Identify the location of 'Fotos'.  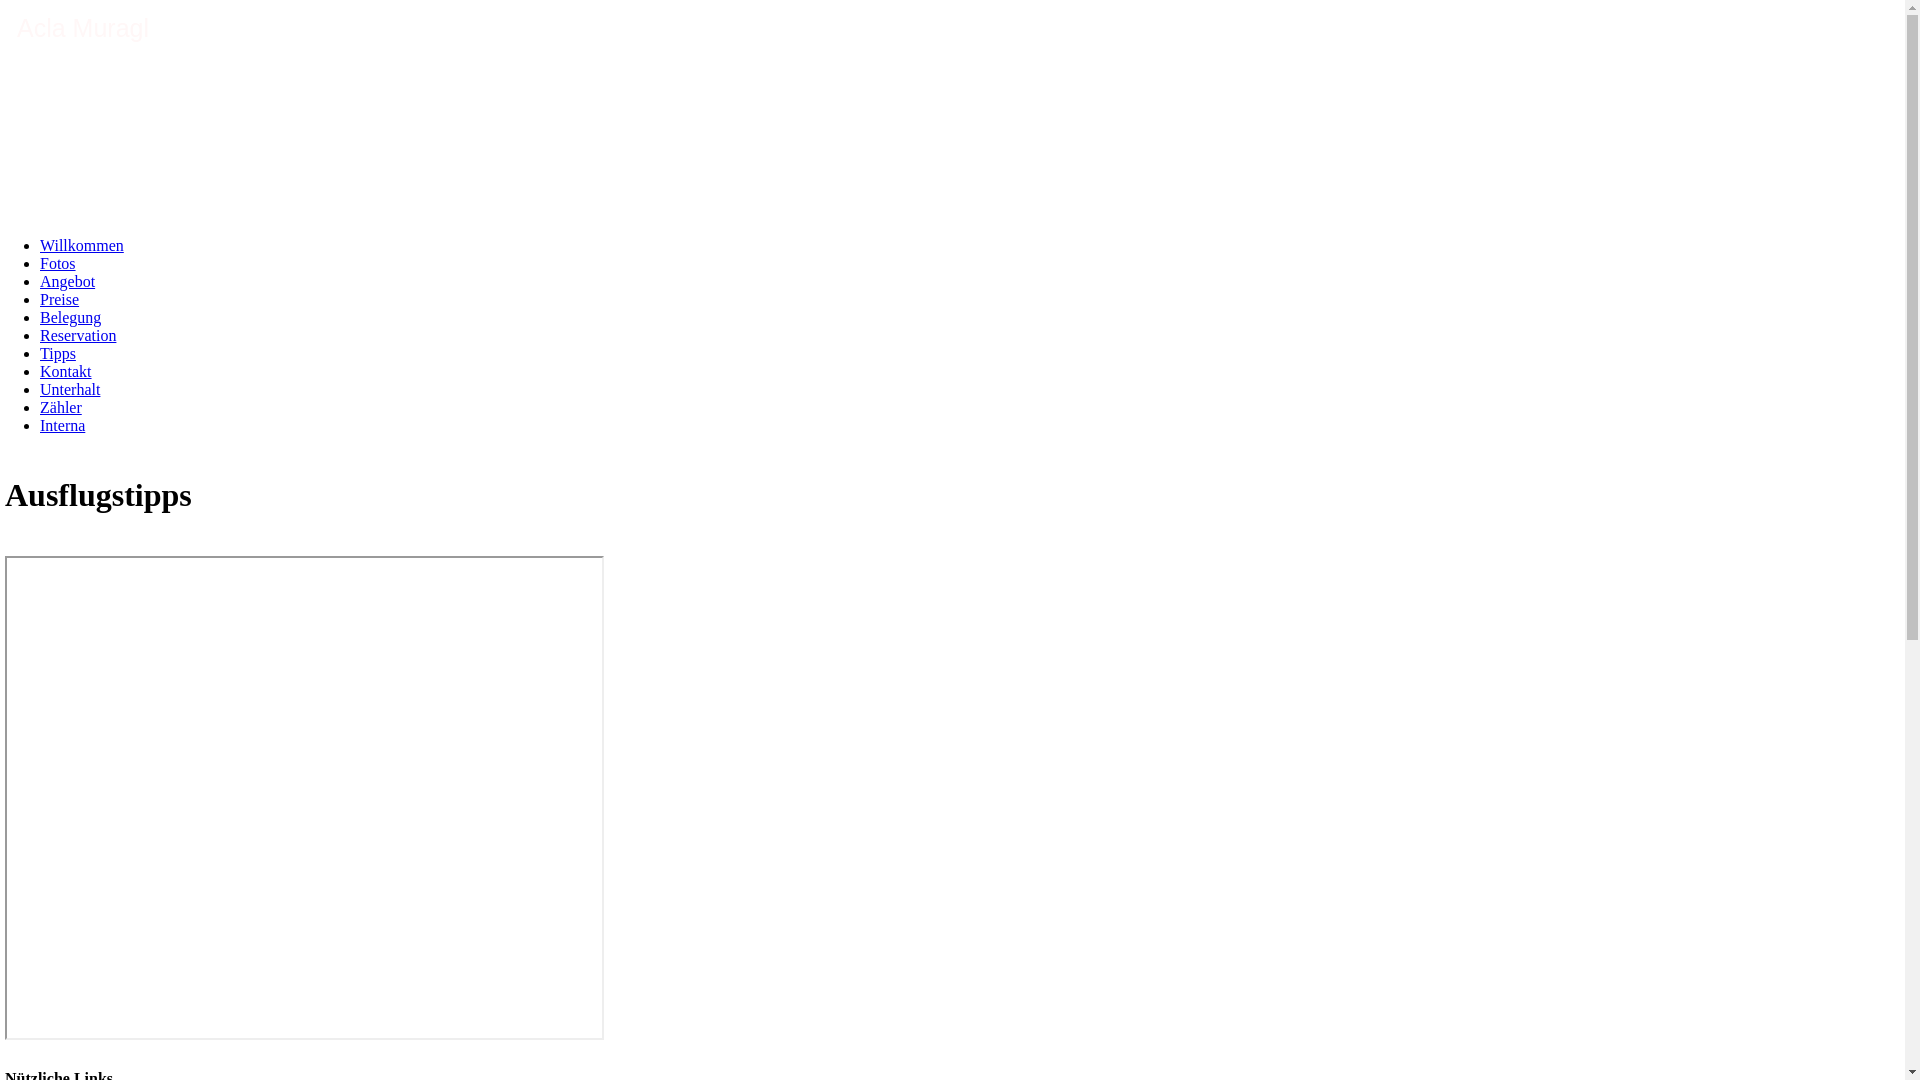
(57, 262).